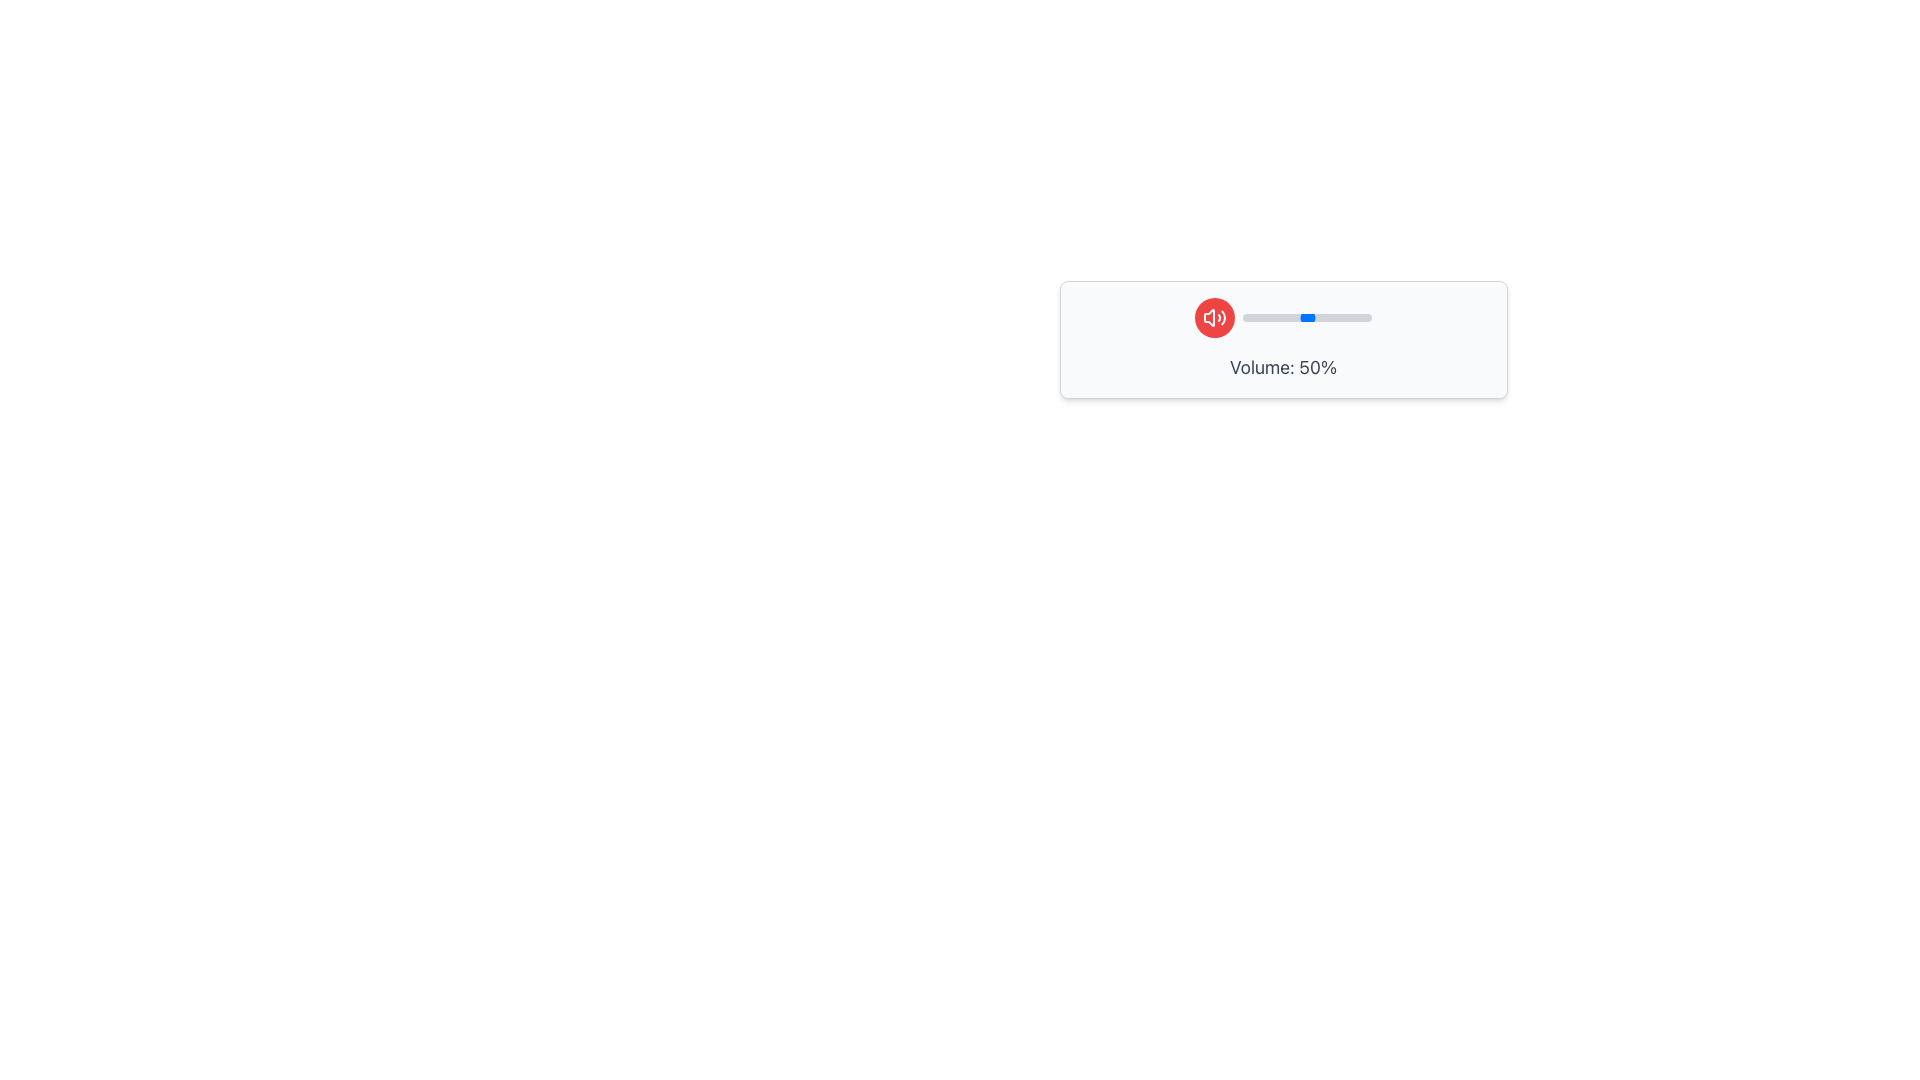 The width and height of the screenshot is (1920, 1080). Describe the element at coordinates (1344, 316) in the screenshot. I see `volume` at that location.